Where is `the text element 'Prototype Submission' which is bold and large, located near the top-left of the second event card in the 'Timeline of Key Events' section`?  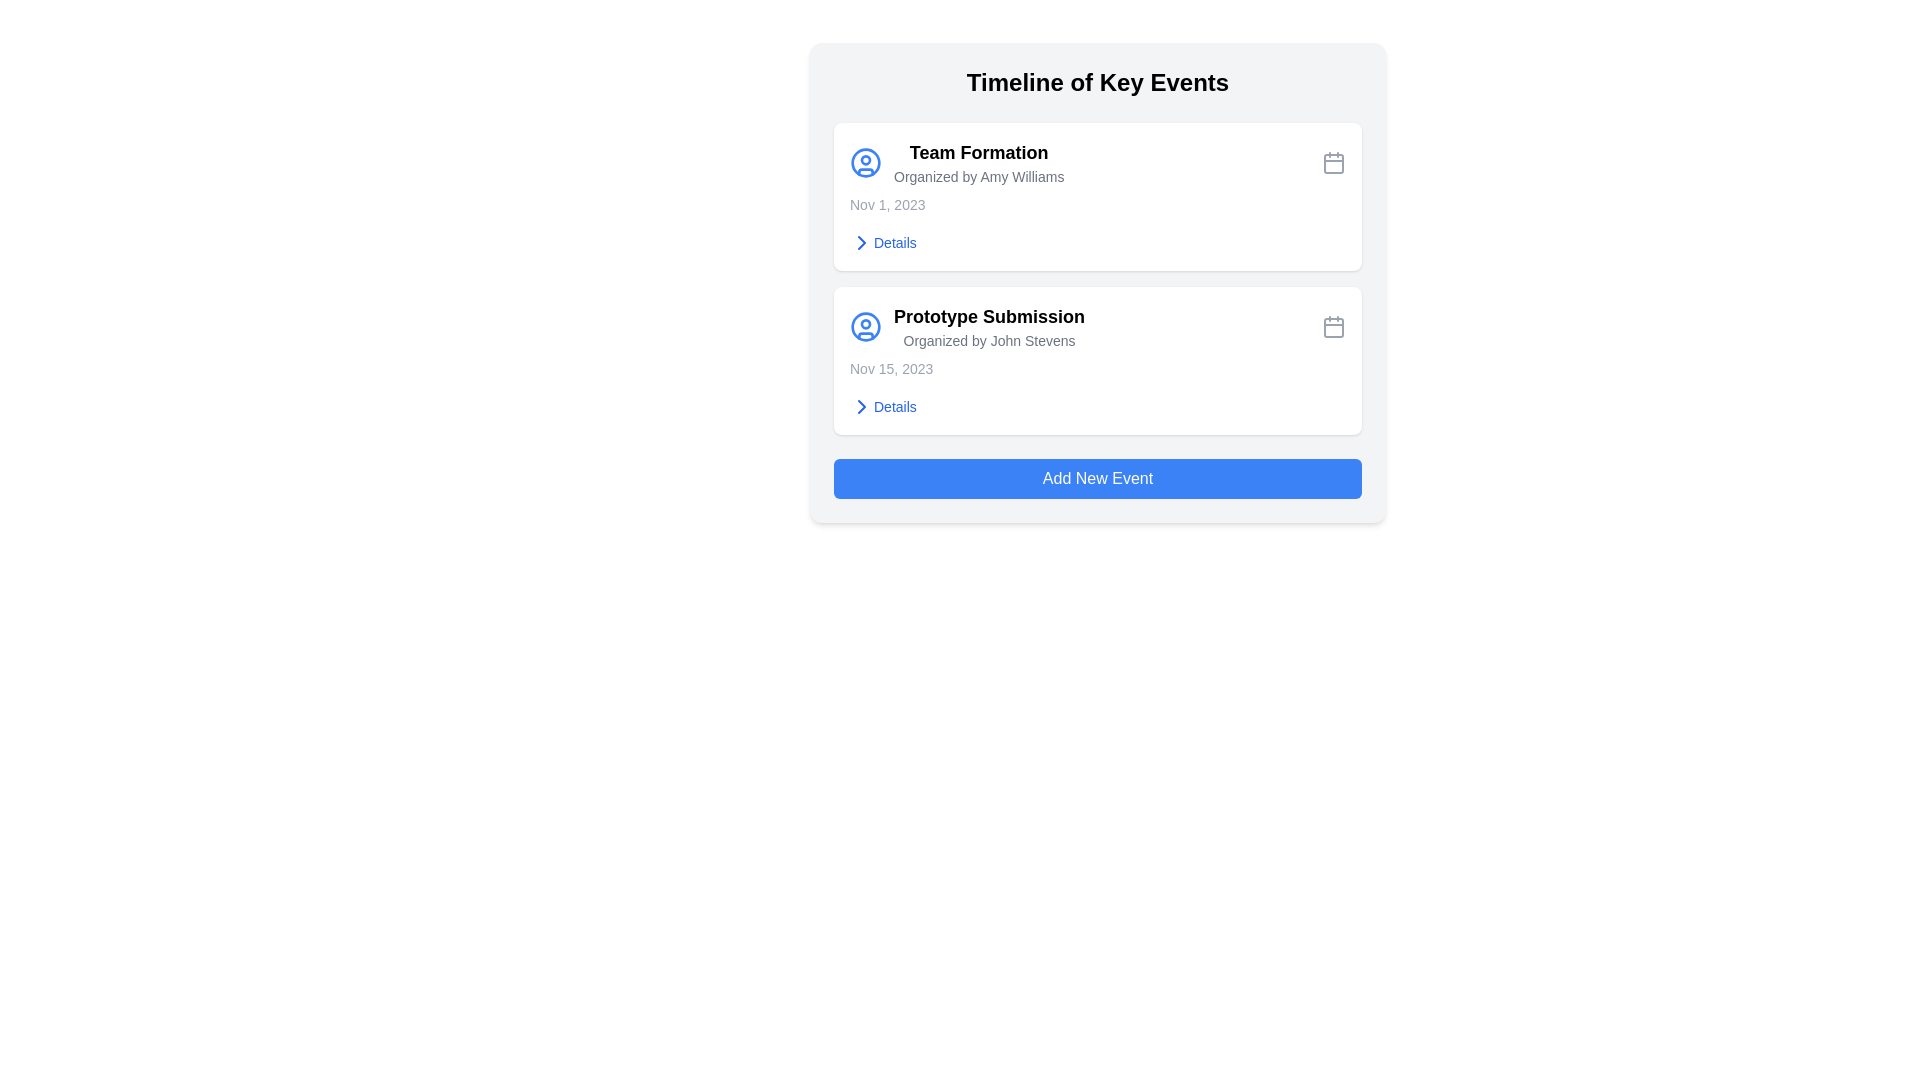
the text element 'Prototype Submission' which is bold and large, located near the top-left of the second event card in the 'Timeline of Key Events' section is located at coordinates (989, 315).